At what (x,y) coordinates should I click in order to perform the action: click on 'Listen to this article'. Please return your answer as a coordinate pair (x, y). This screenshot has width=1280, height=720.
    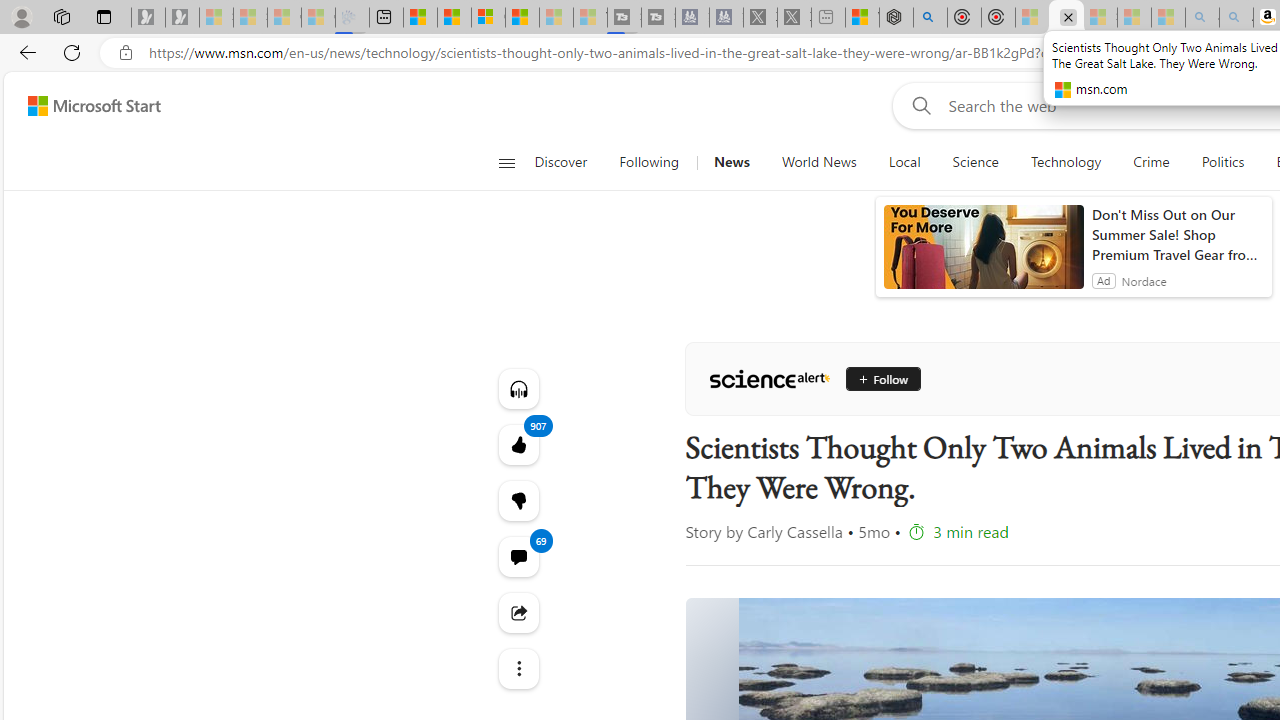
    Looking at the image, I should click on (518, 388).